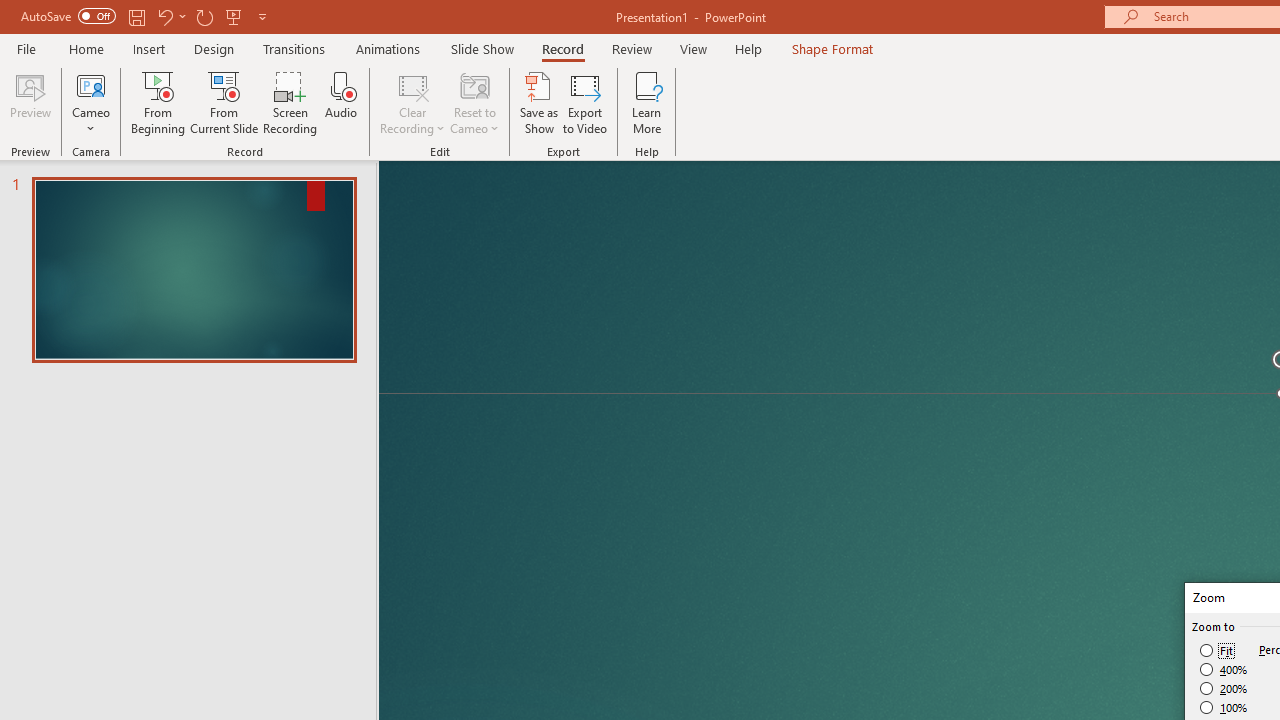  What do you see at coordinates (224, 103) in the screenshot?
I see `'From Current Slide...'` at bounding box center [224, 103].